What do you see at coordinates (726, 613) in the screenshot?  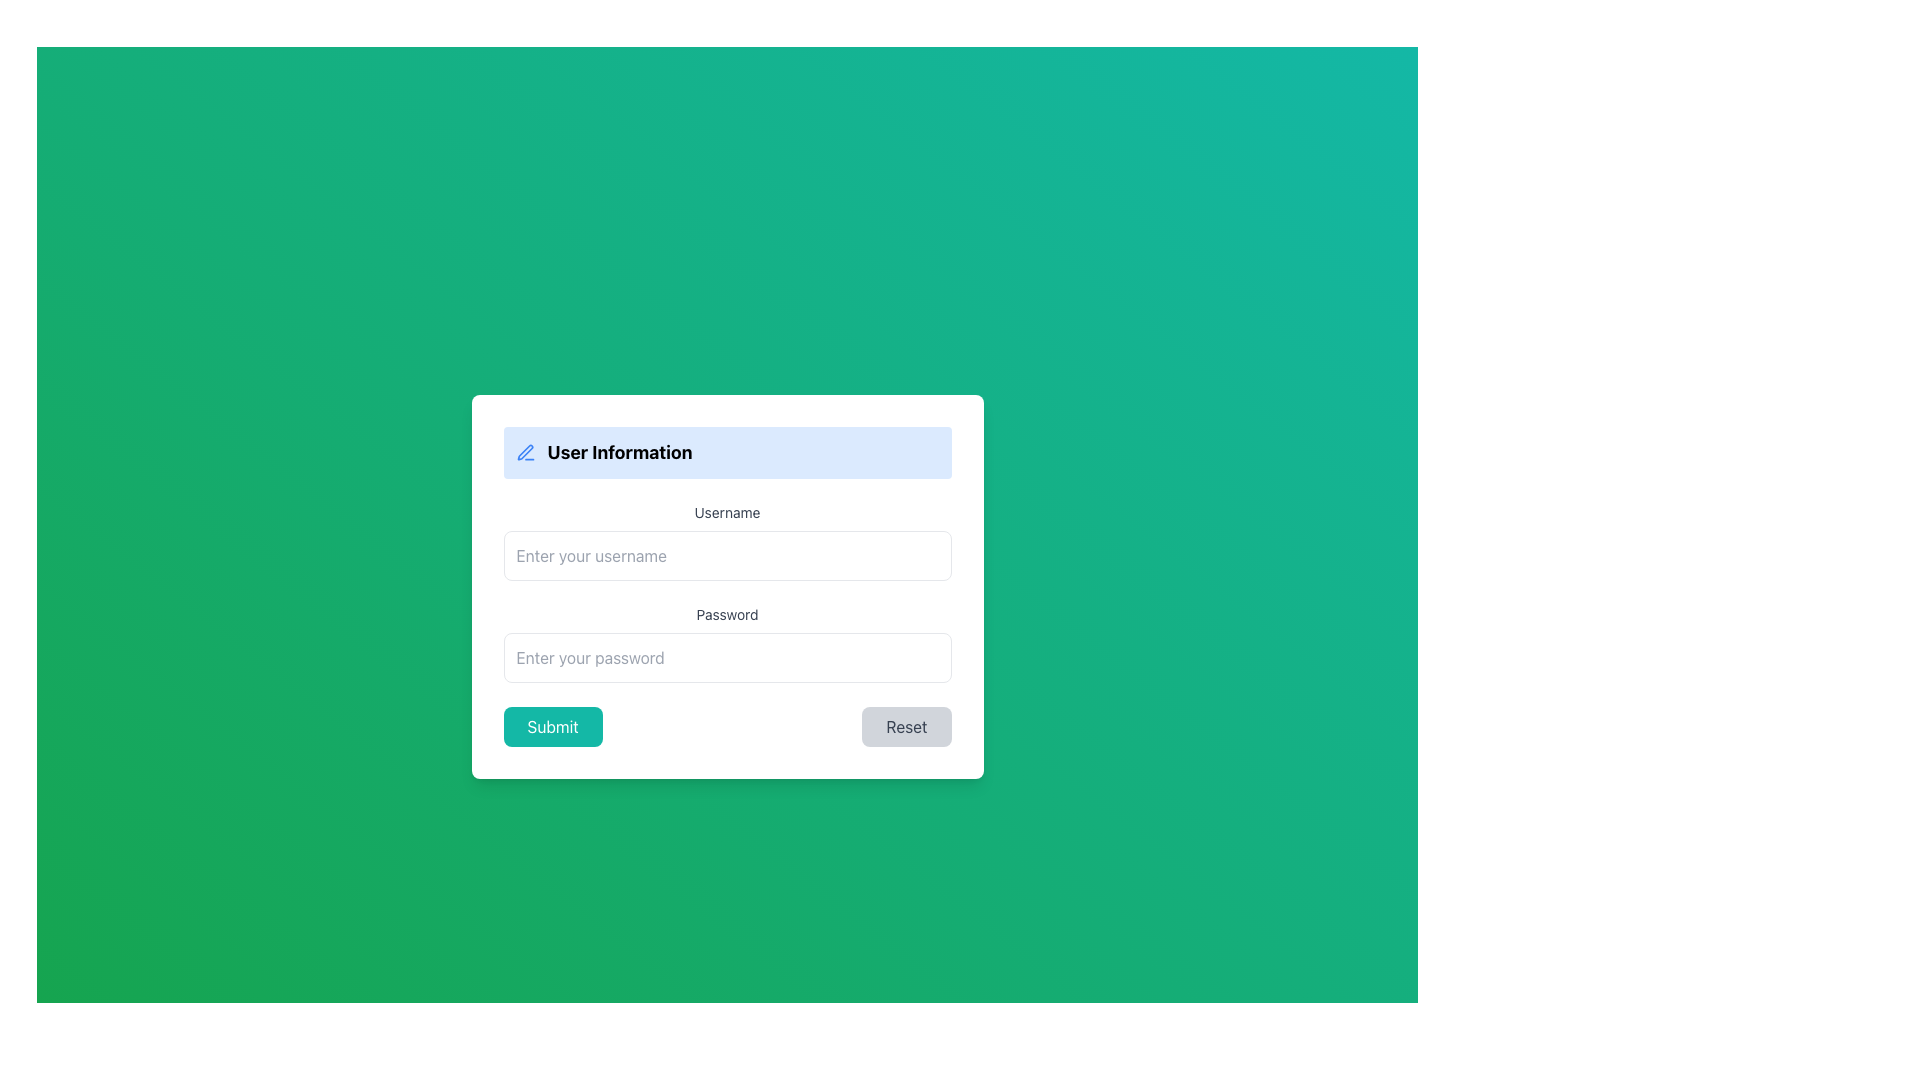 I see `the 'Password' label, which displays the text in a small grayish font, located above the password input field in the central area of the form` at bounding box center [726, 613].